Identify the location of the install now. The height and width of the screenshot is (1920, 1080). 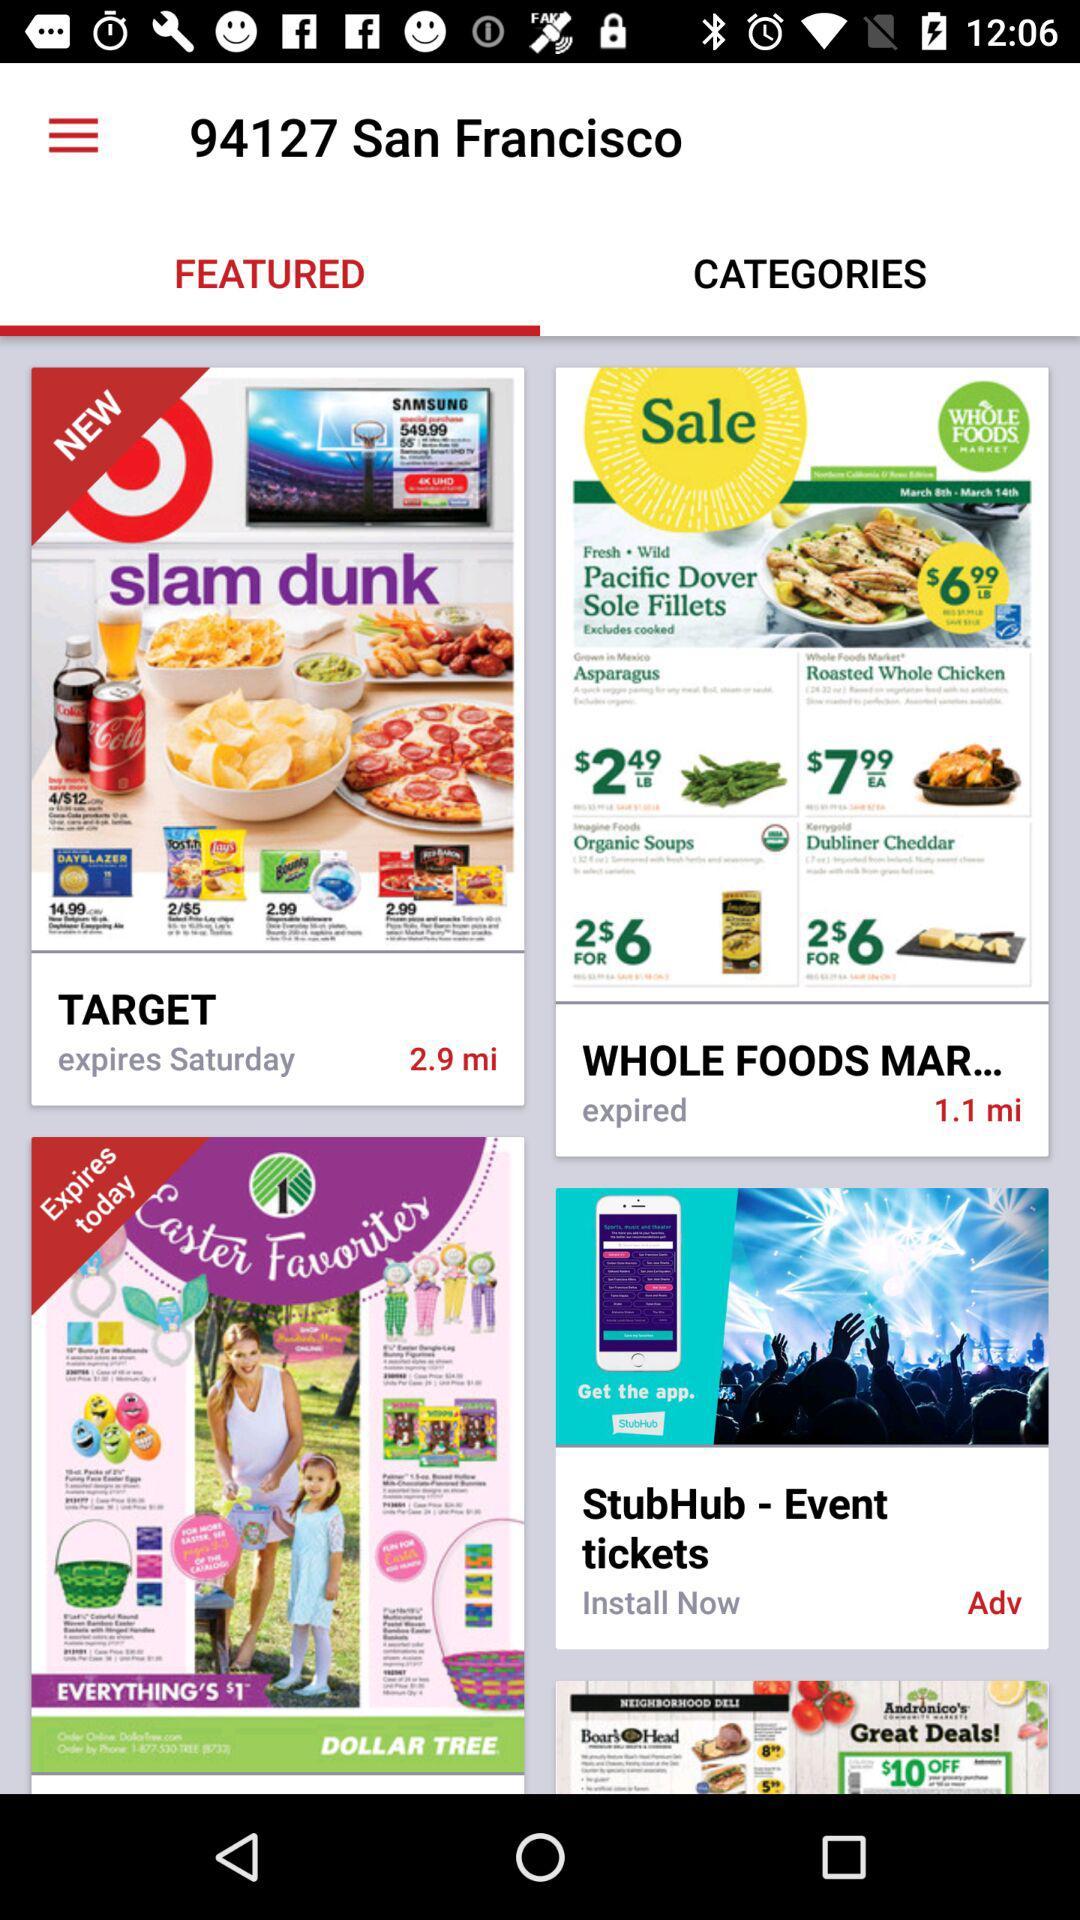
(761, 1614).